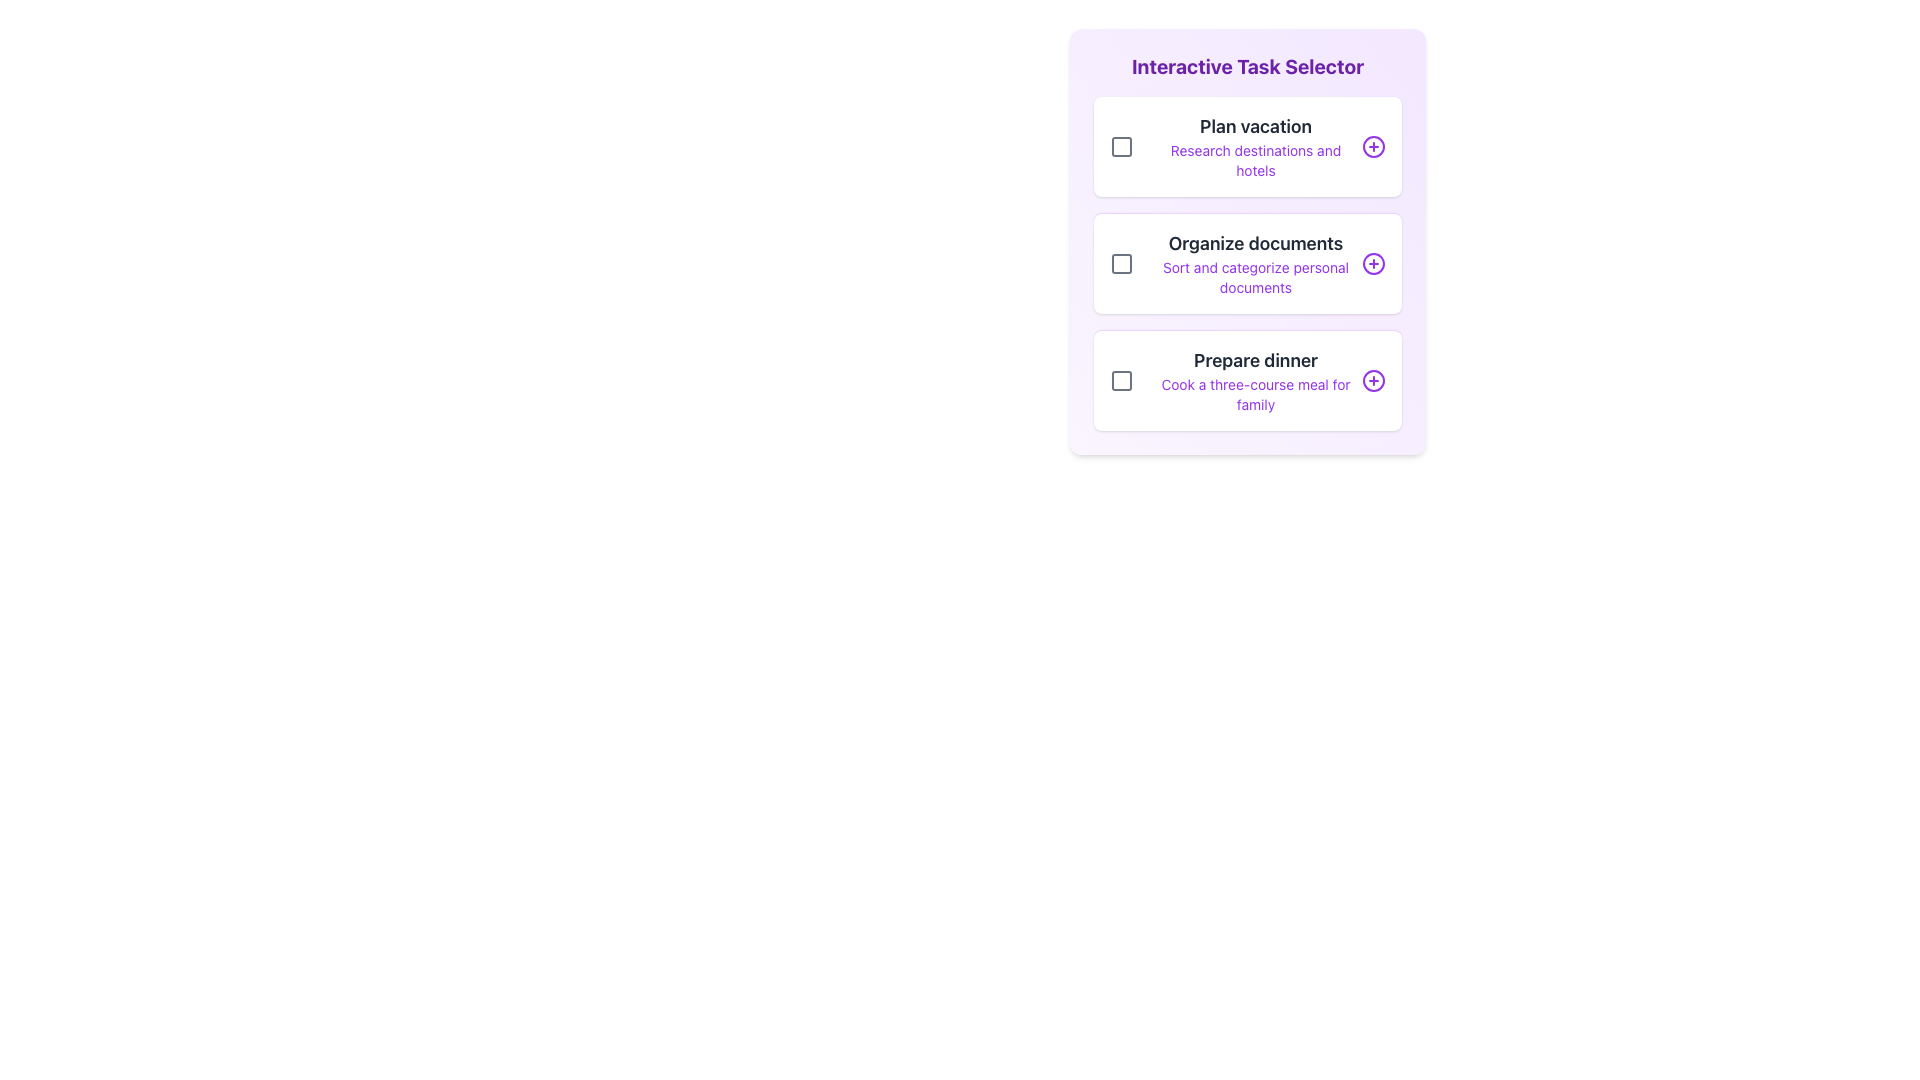 The image size is (1920, 1080). I want to click on the circular outline of the icon that signifies the action of adding or interacting with the 'Organize documents' task, located on the right-hand side of the second task in the vertical list, so click(1372, 262).